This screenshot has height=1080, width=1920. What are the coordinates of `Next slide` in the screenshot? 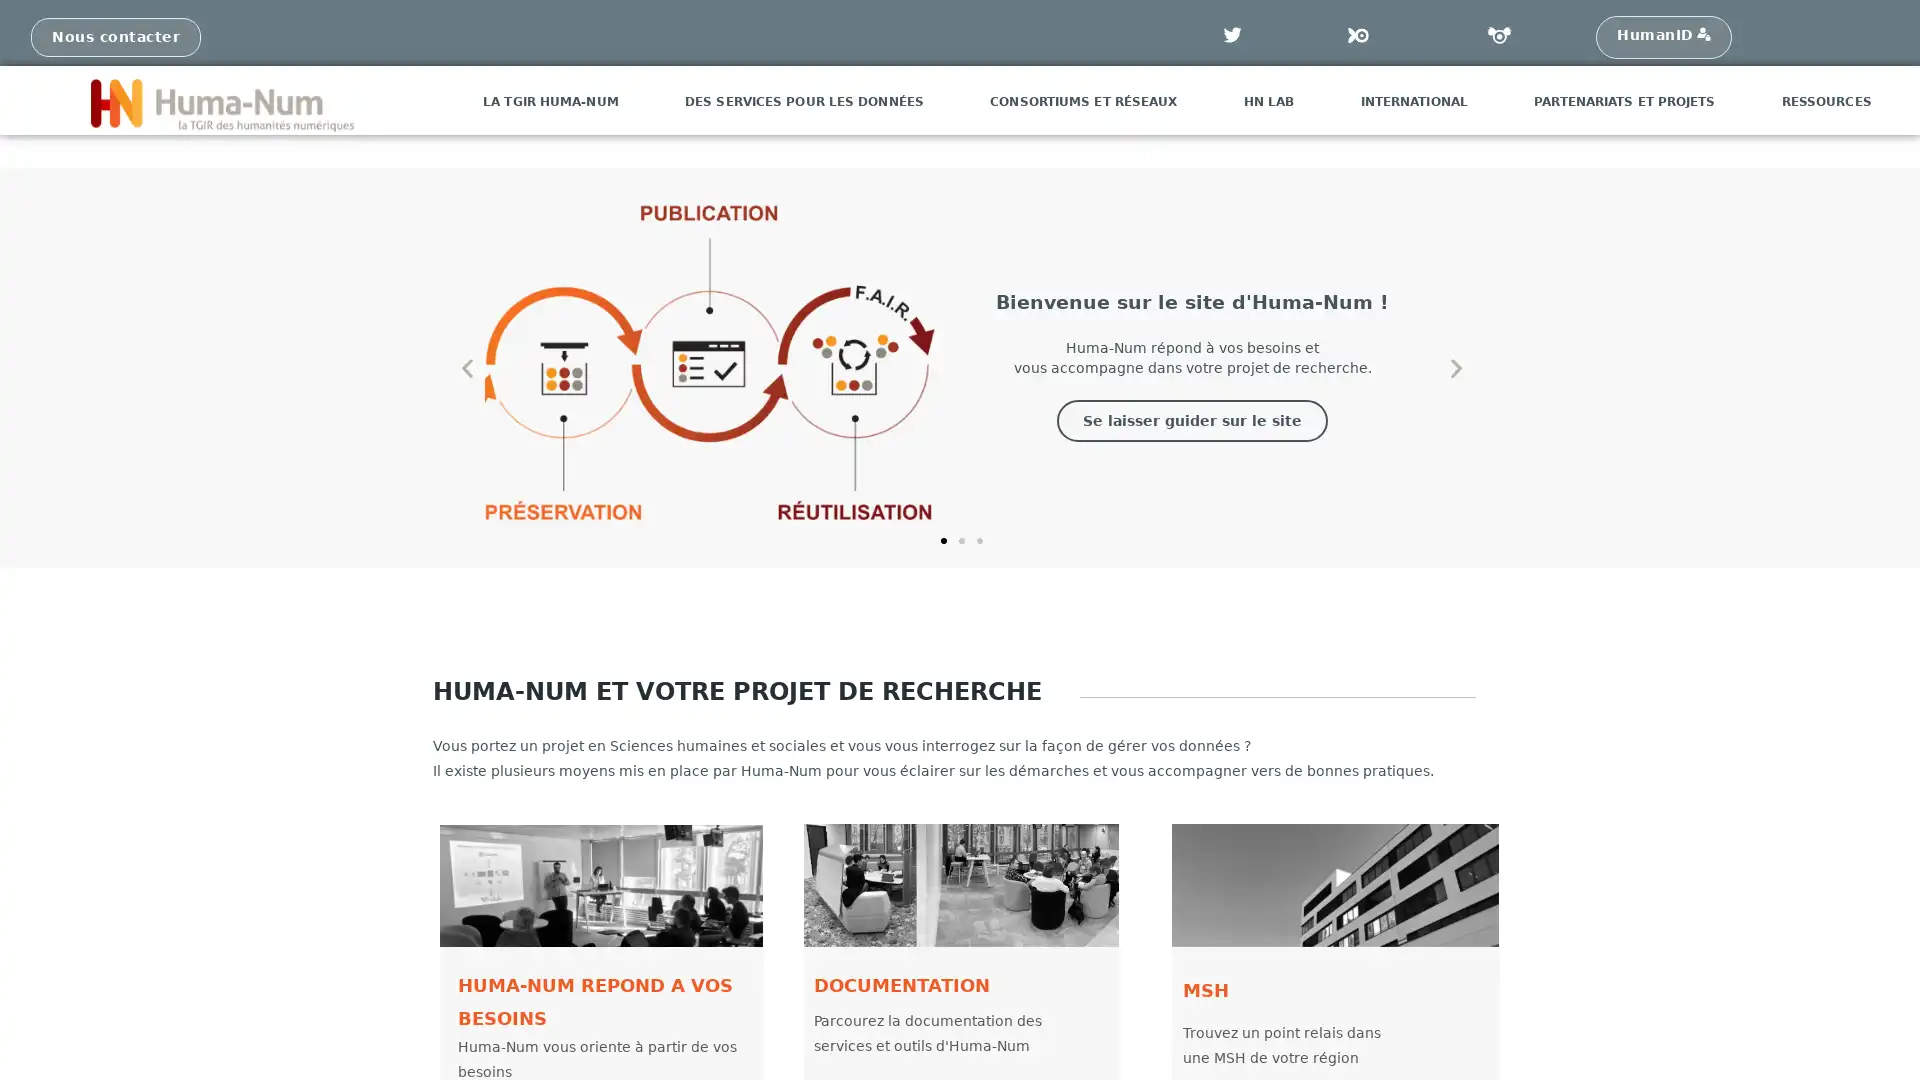 It's located at (1455, 367).